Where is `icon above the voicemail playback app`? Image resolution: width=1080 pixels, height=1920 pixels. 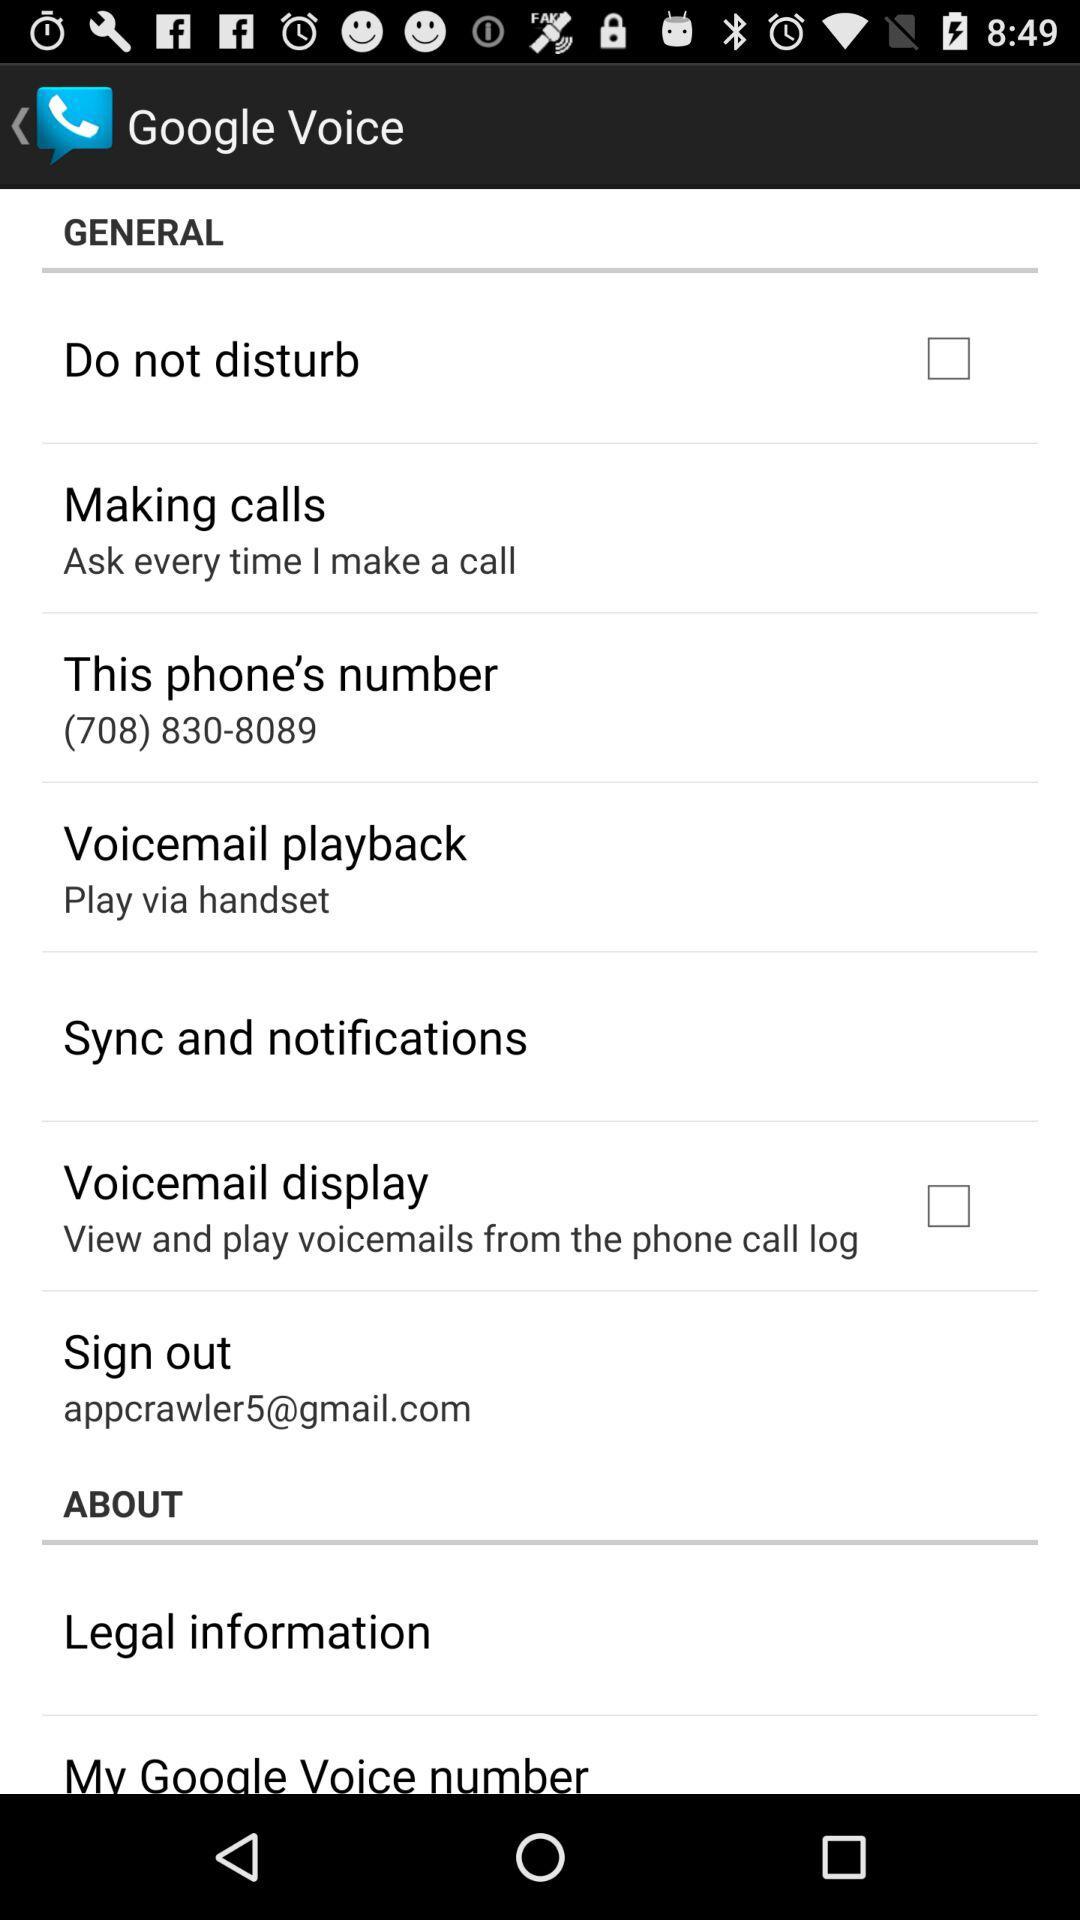 icon above the voicemail playback app is located at coordinates (190, 728).